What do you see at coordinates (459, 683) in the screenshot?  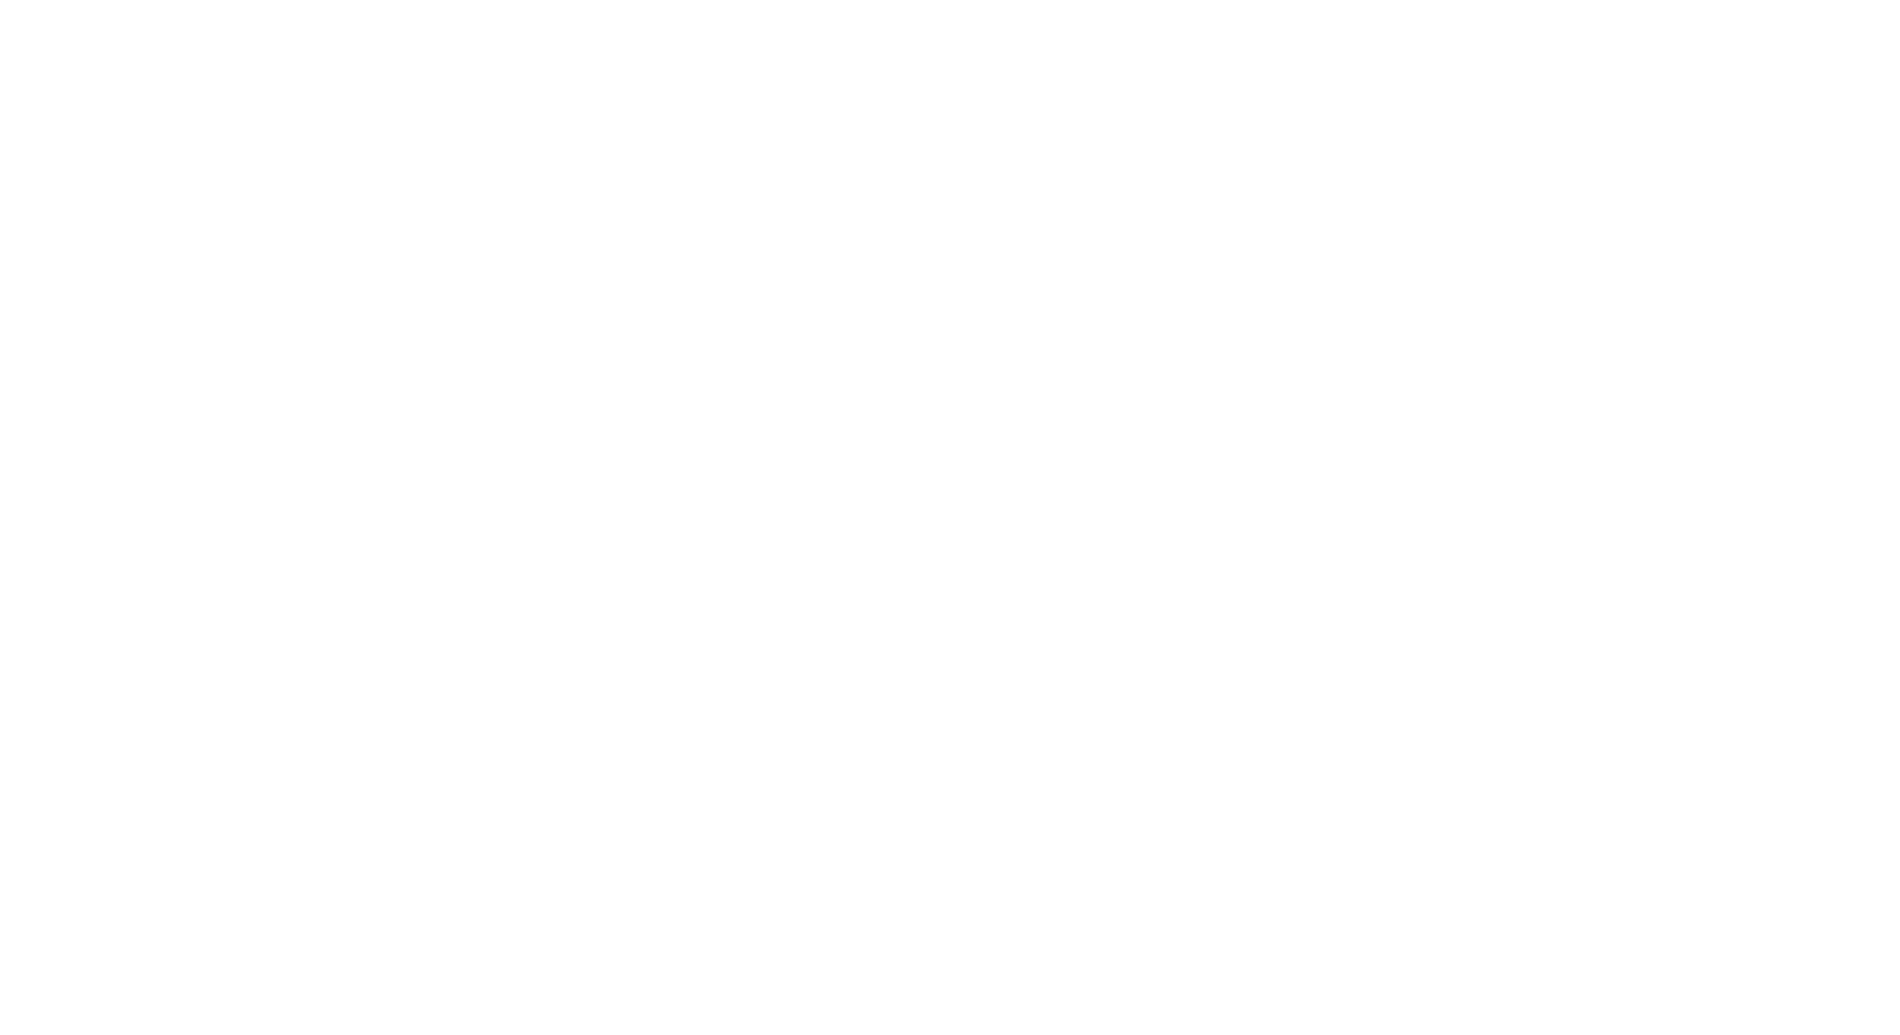 I see `'Related Posts'` at bounding box center [459, 683].